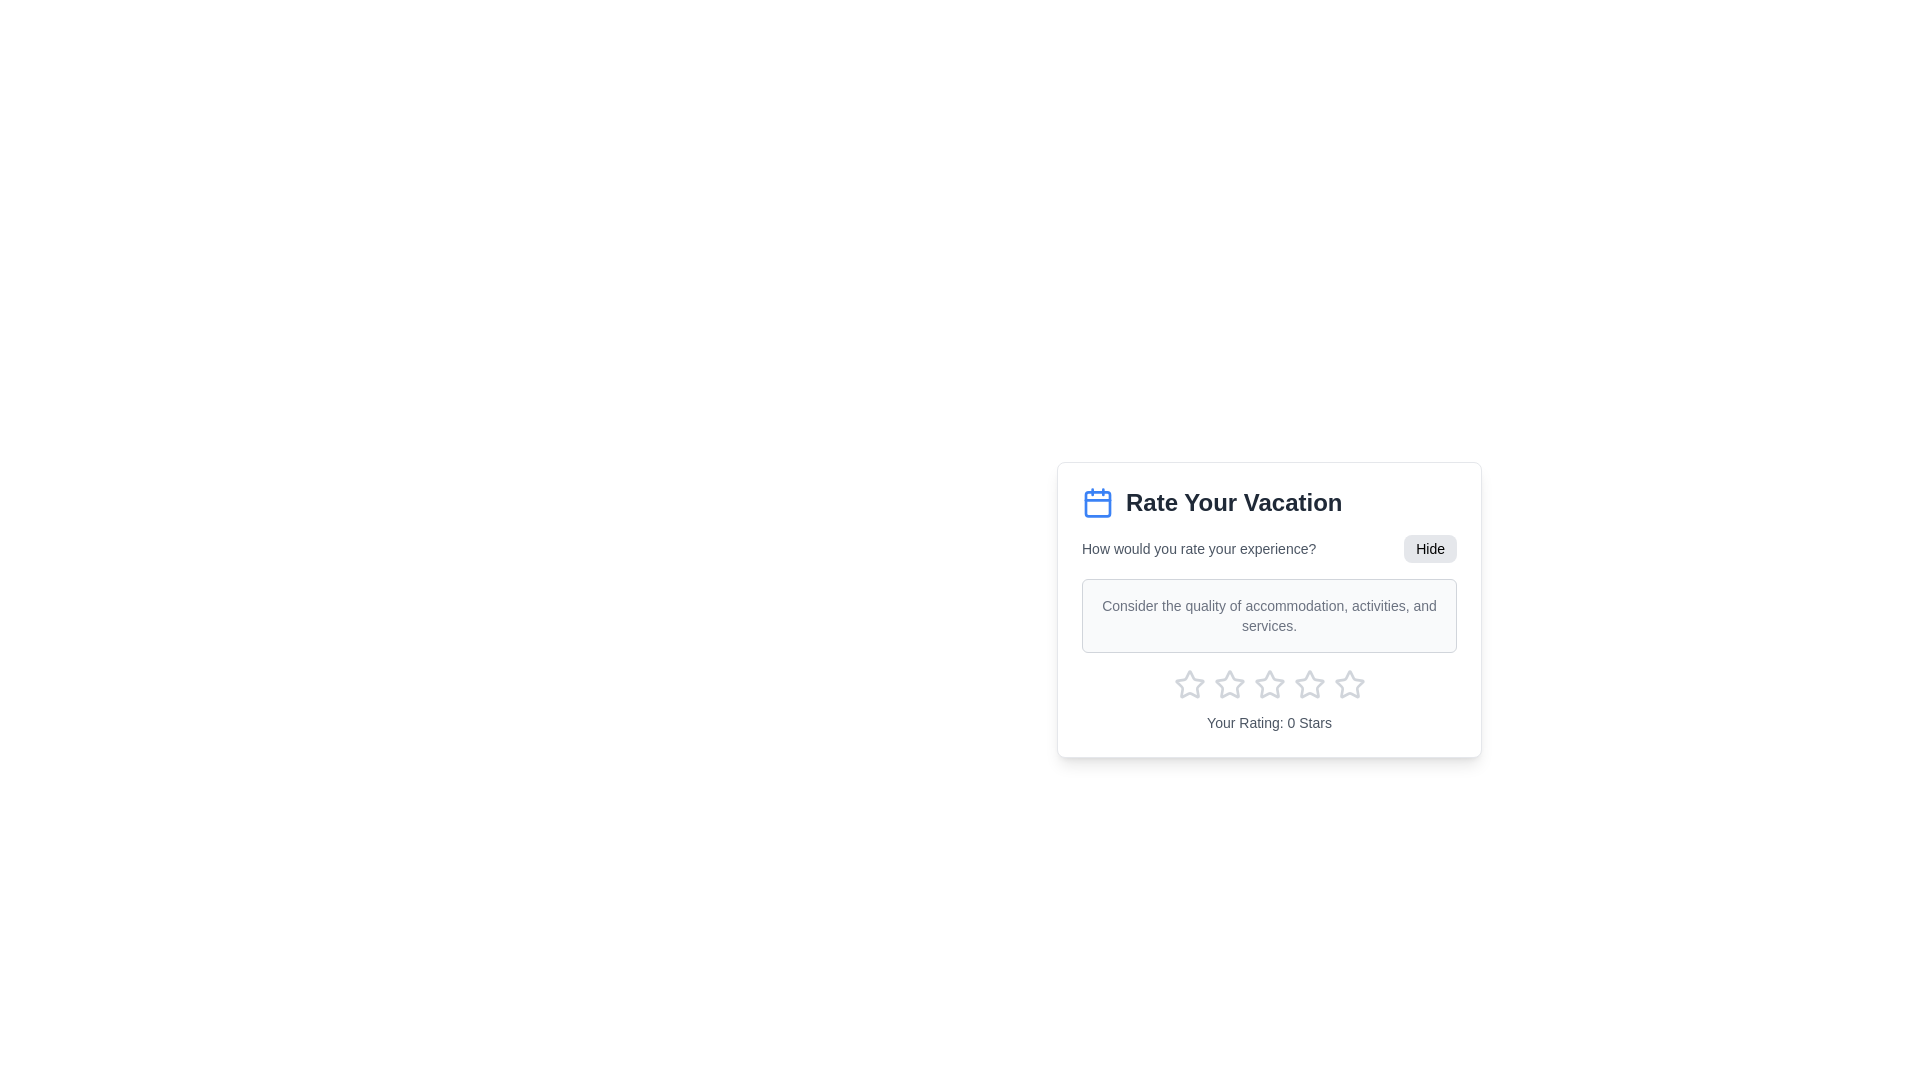 The image size is (1920, 1080). What do you see at coordinates (1309, 683) in the screenshot?
I see `the third star in the 5-star rating system to improve accessibility` at bounding box center [1309, 683].